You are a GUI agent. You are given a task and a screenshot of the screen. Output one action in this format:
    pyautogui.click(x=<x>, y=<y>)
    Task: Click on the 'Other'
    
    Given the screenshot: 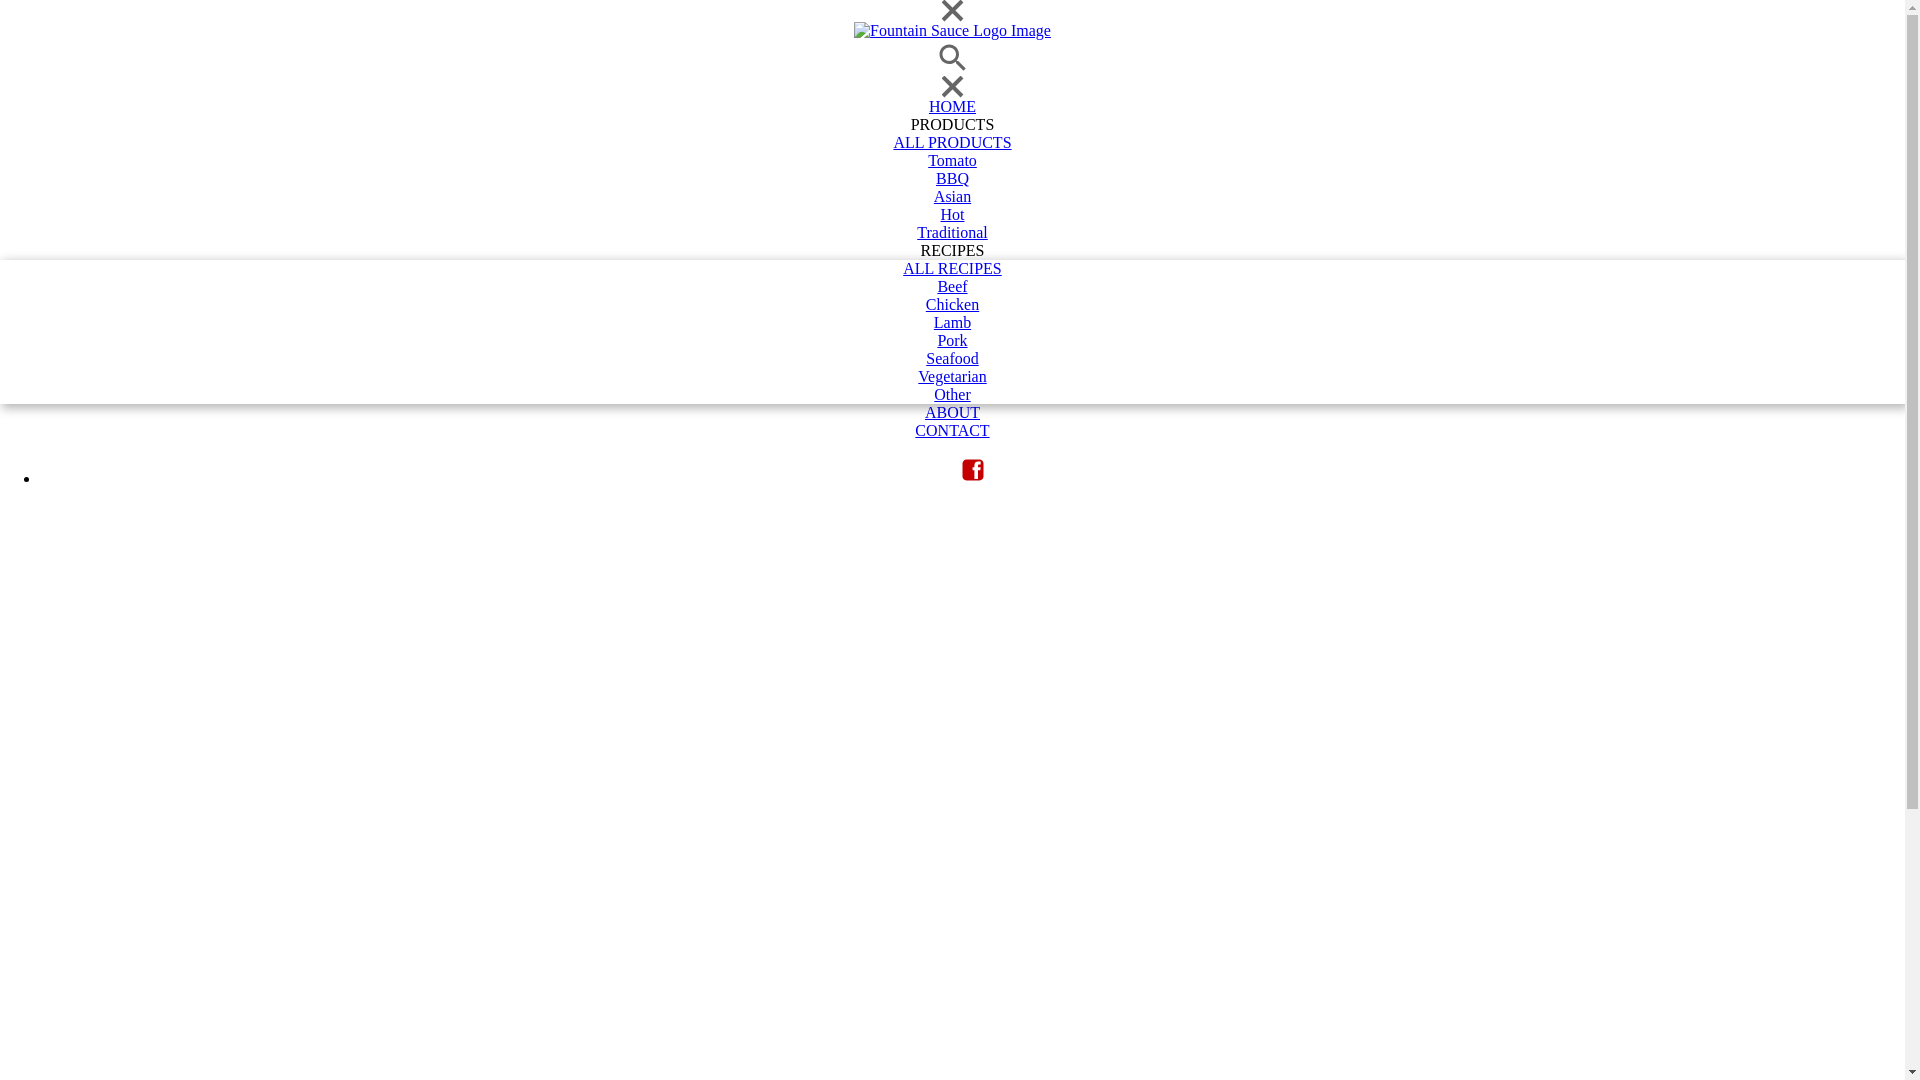 What is the action you would take?
    pyautogui.click(x=0, y=394)
    